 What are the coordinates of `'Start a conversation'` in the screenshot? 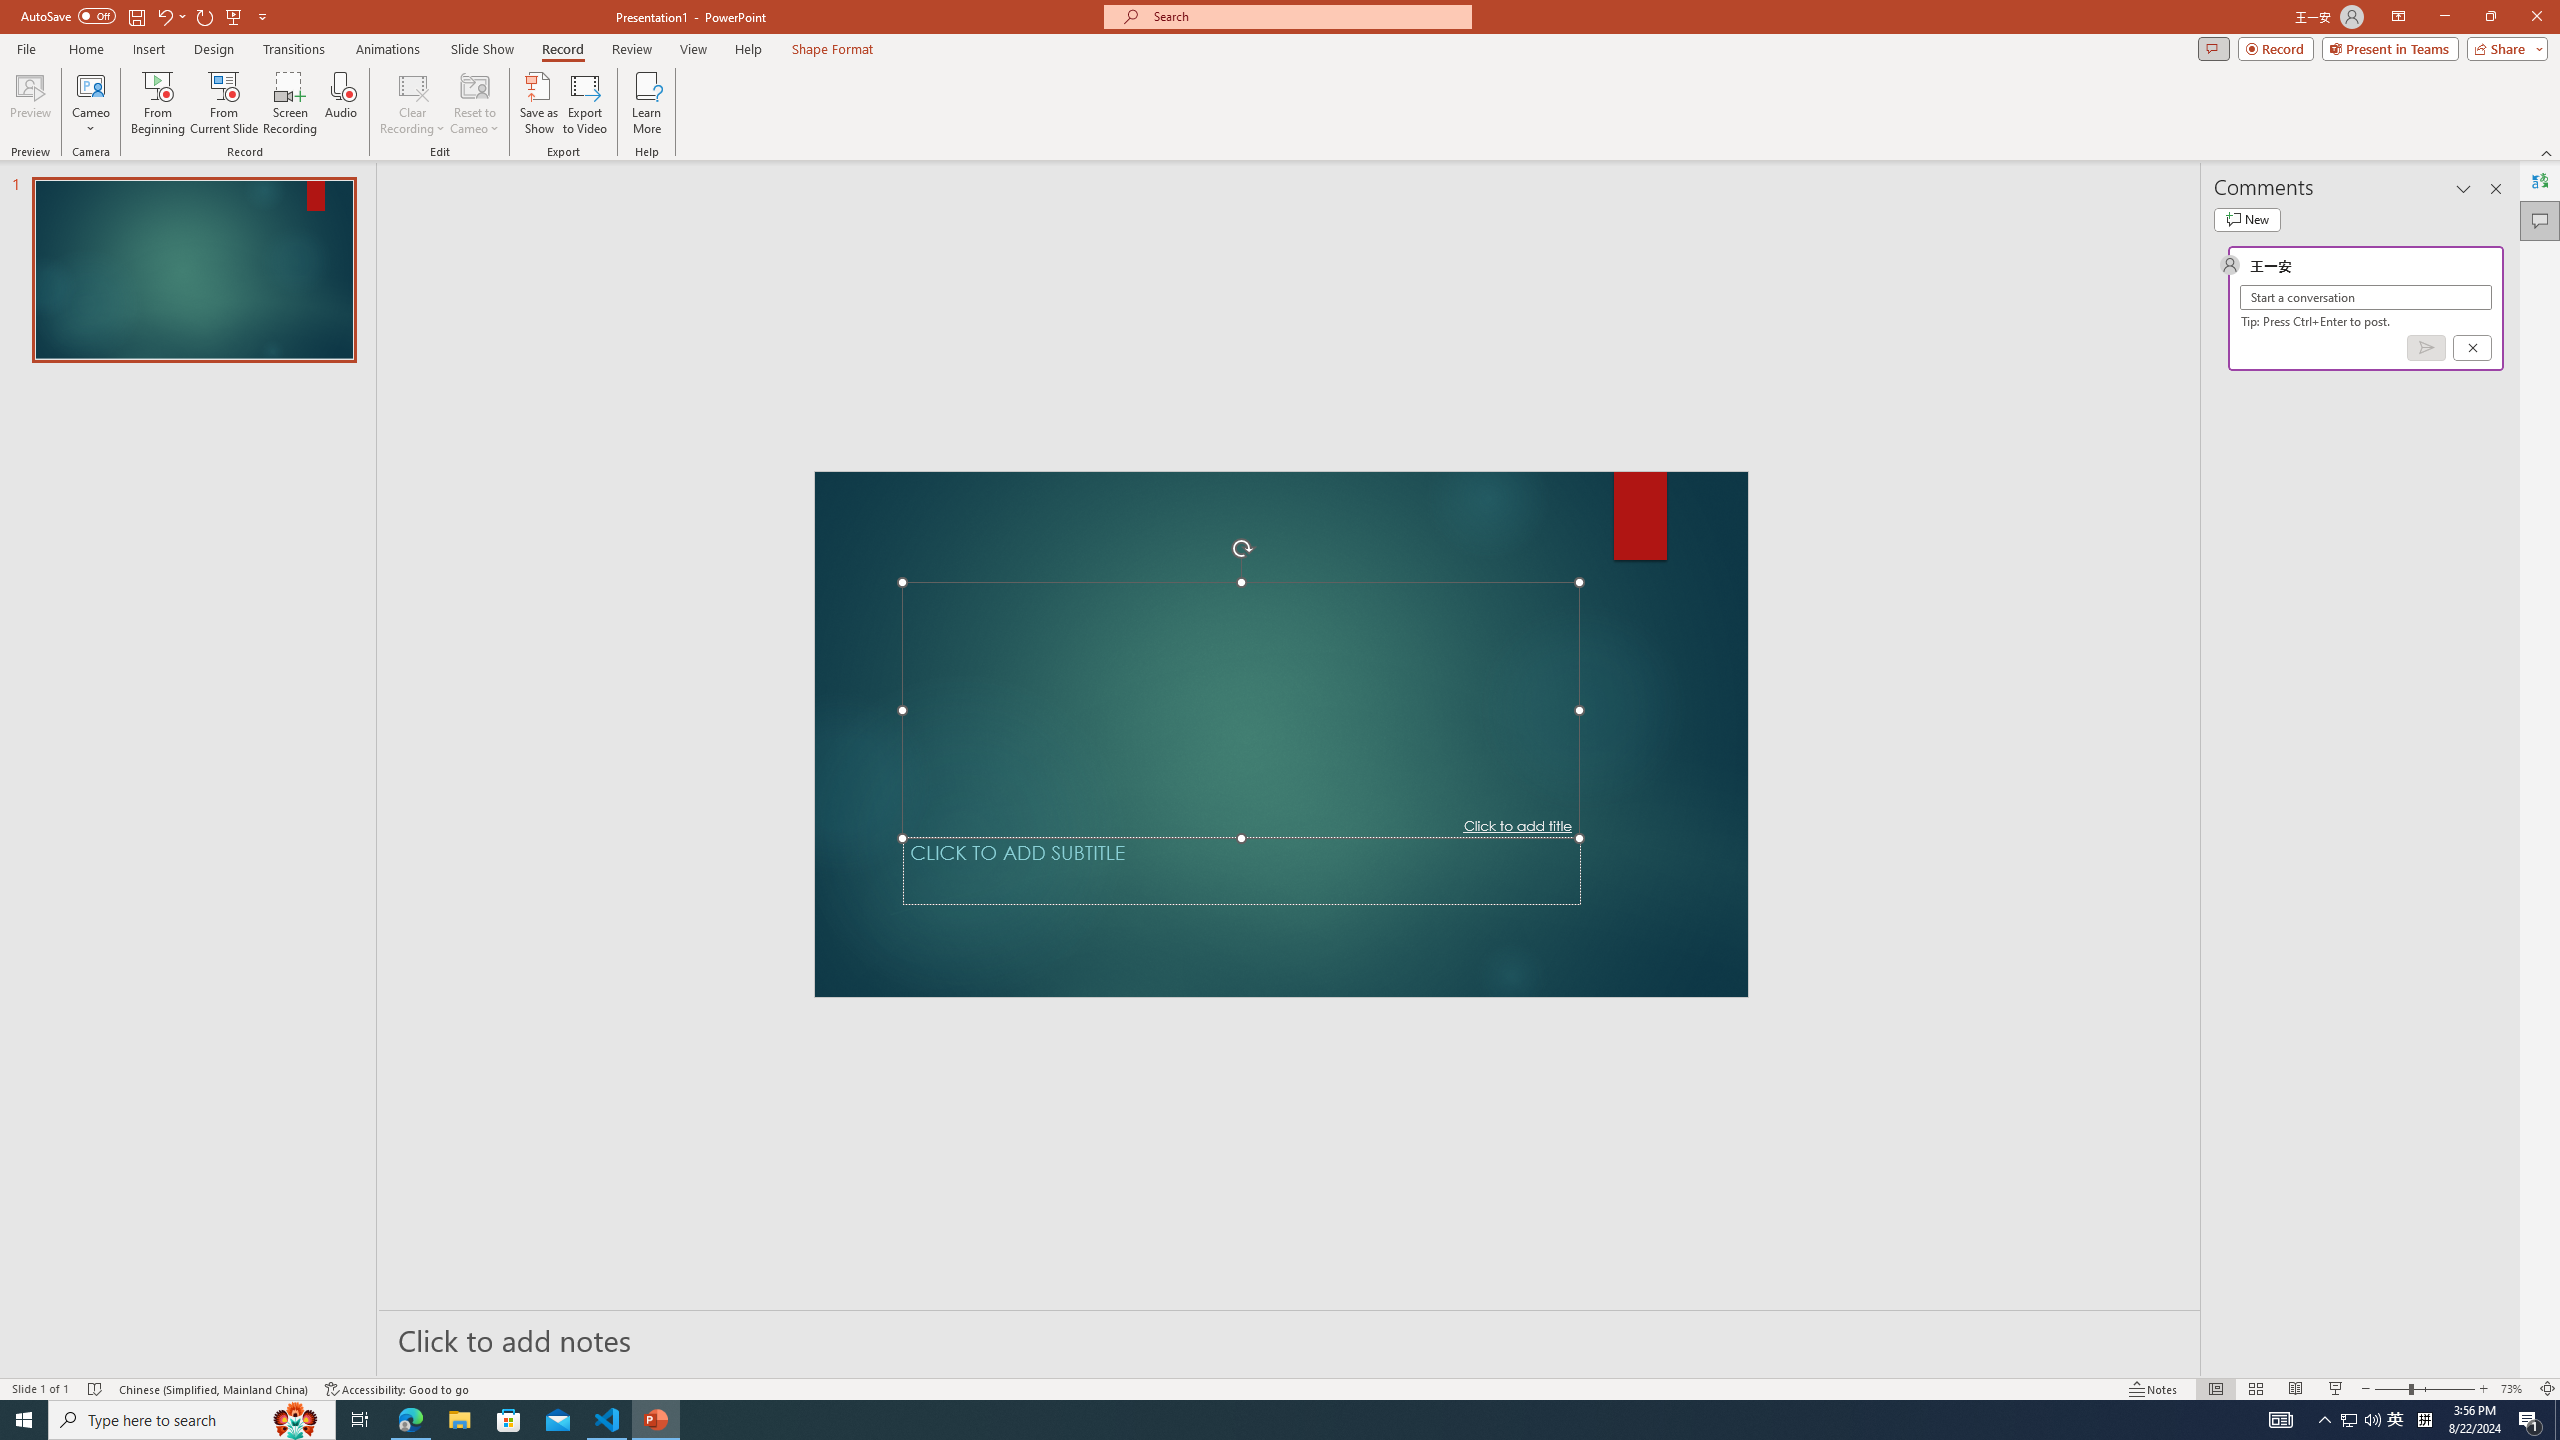 It's located at (2364, 296).